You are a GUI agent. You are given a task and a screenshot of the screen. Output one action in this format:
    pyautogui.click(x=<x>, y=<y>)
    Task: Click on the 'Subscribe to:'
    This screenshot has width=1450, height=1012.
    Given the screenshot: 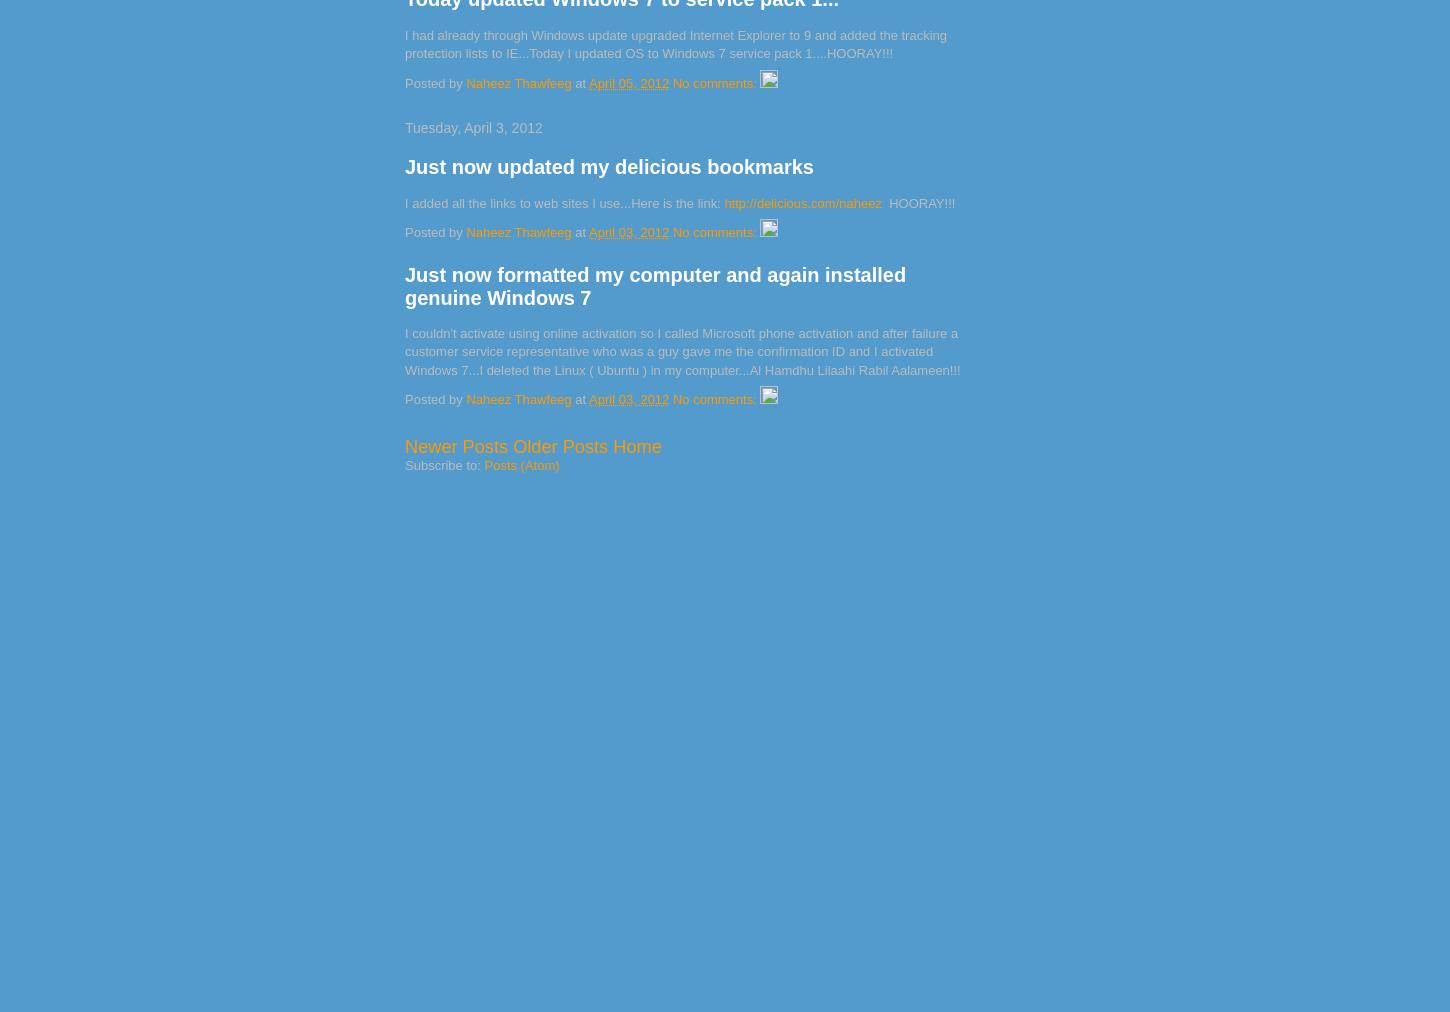 What is the action you would take?
    pyautogui.click(x=443, y=465)
    